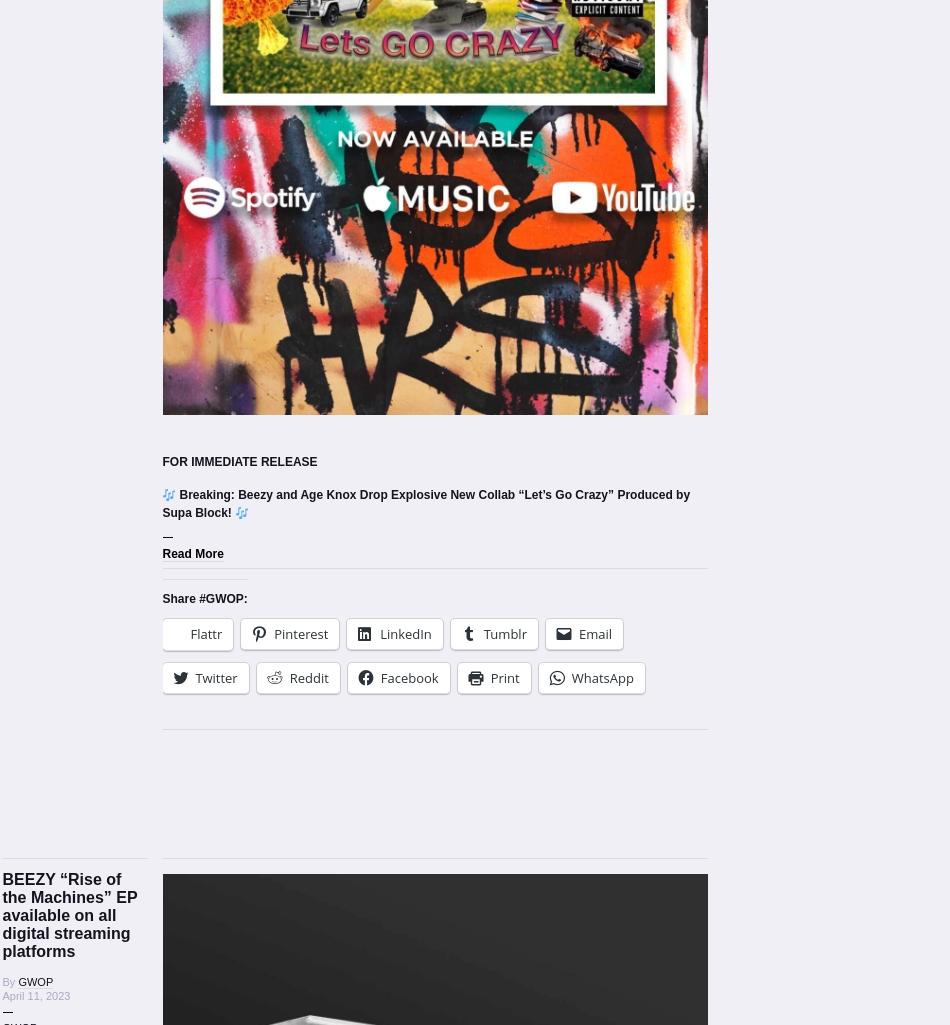  Describe the element at coordinates (504, 677) in the screenshot. I see `'Print'` at that location.